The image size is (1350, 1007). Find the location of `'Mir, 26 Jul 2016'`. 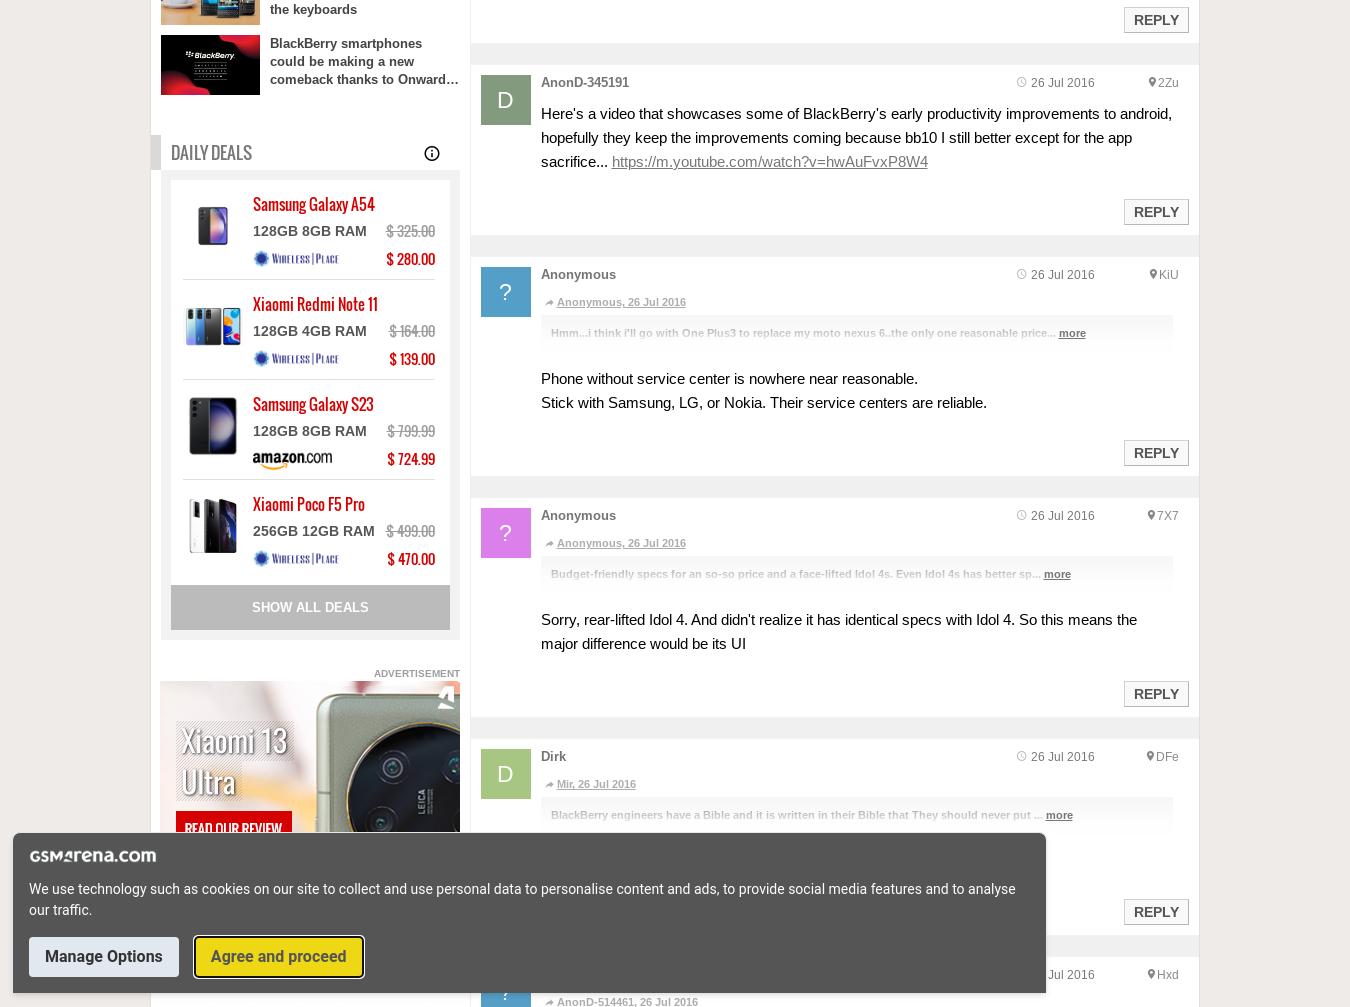

'Mir, 26 Jul 2016' is located at coordinates (595, 783).